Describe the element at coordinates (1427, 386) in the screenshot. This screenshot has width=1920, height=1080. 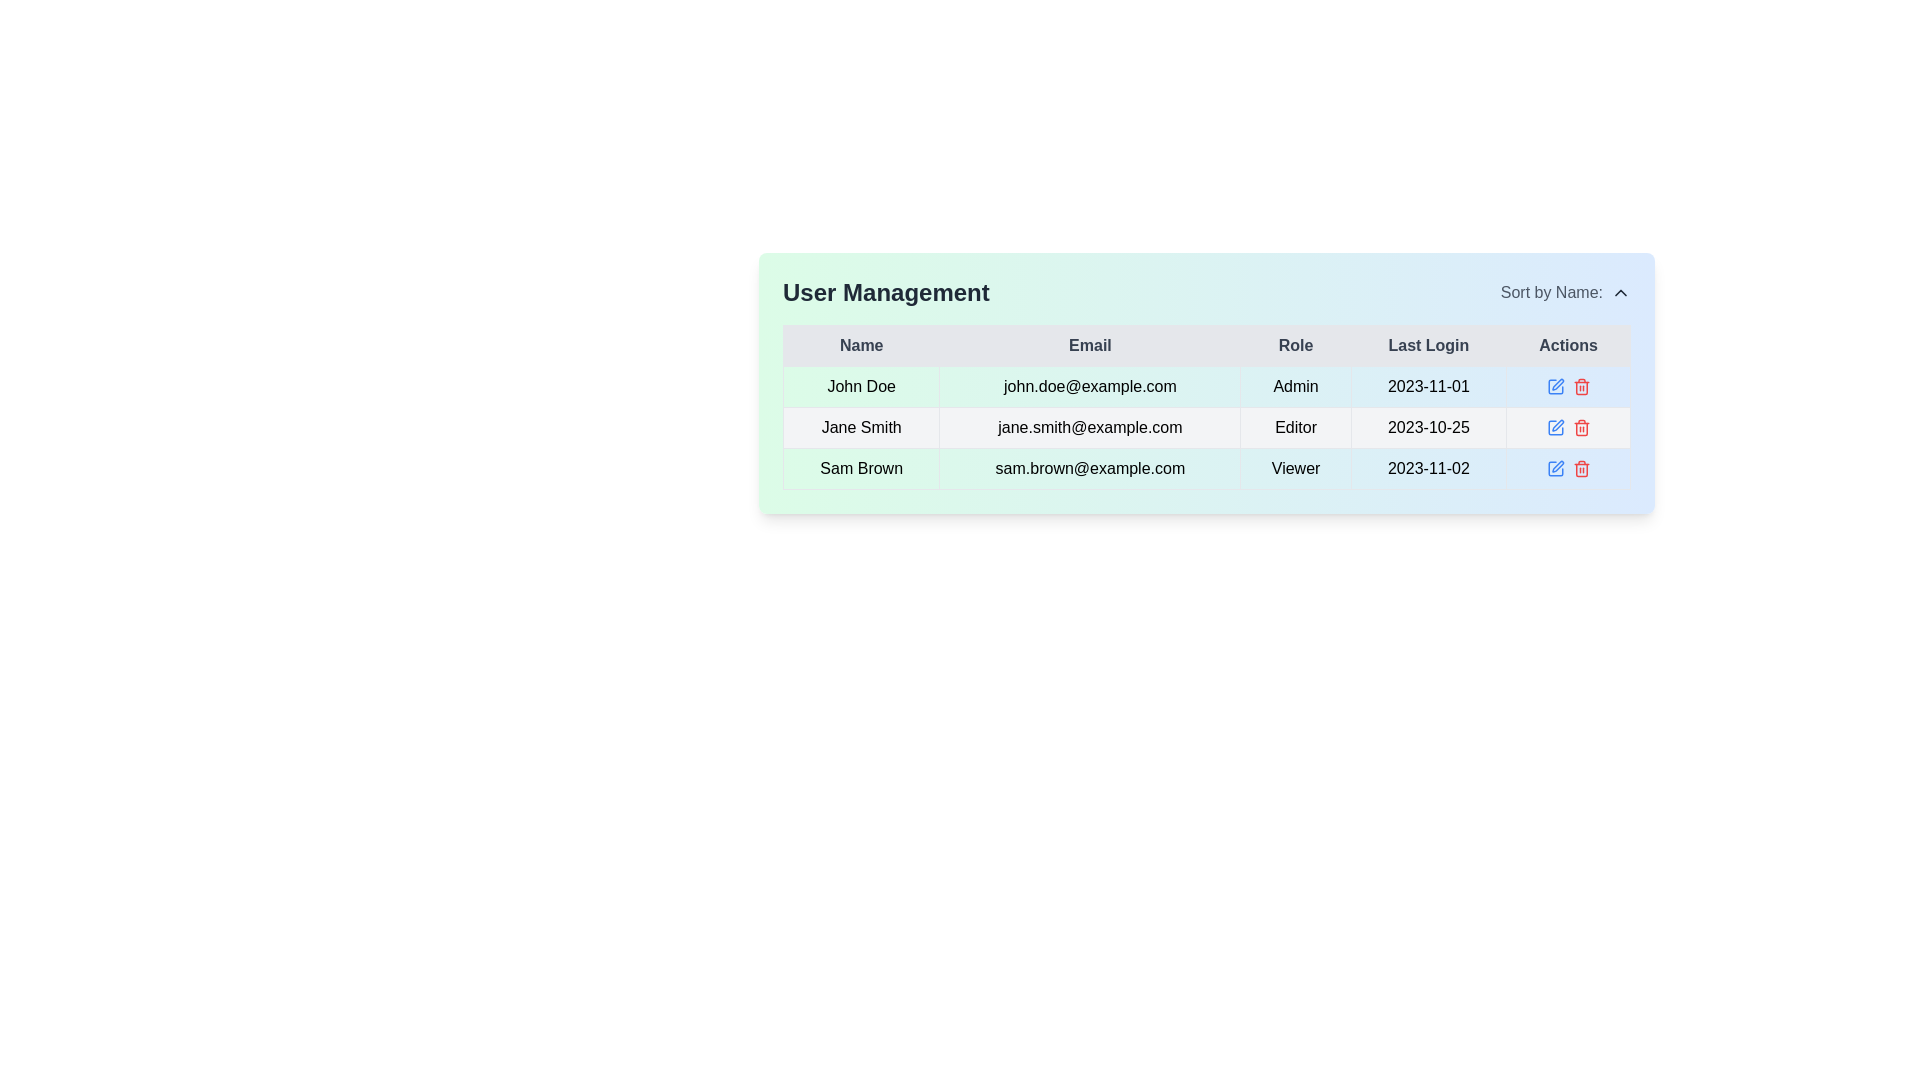
I see `text displayed for the last login date of the user 'John Doe' in the user management interface, located in the 'Last Login' column of the table` at that location.